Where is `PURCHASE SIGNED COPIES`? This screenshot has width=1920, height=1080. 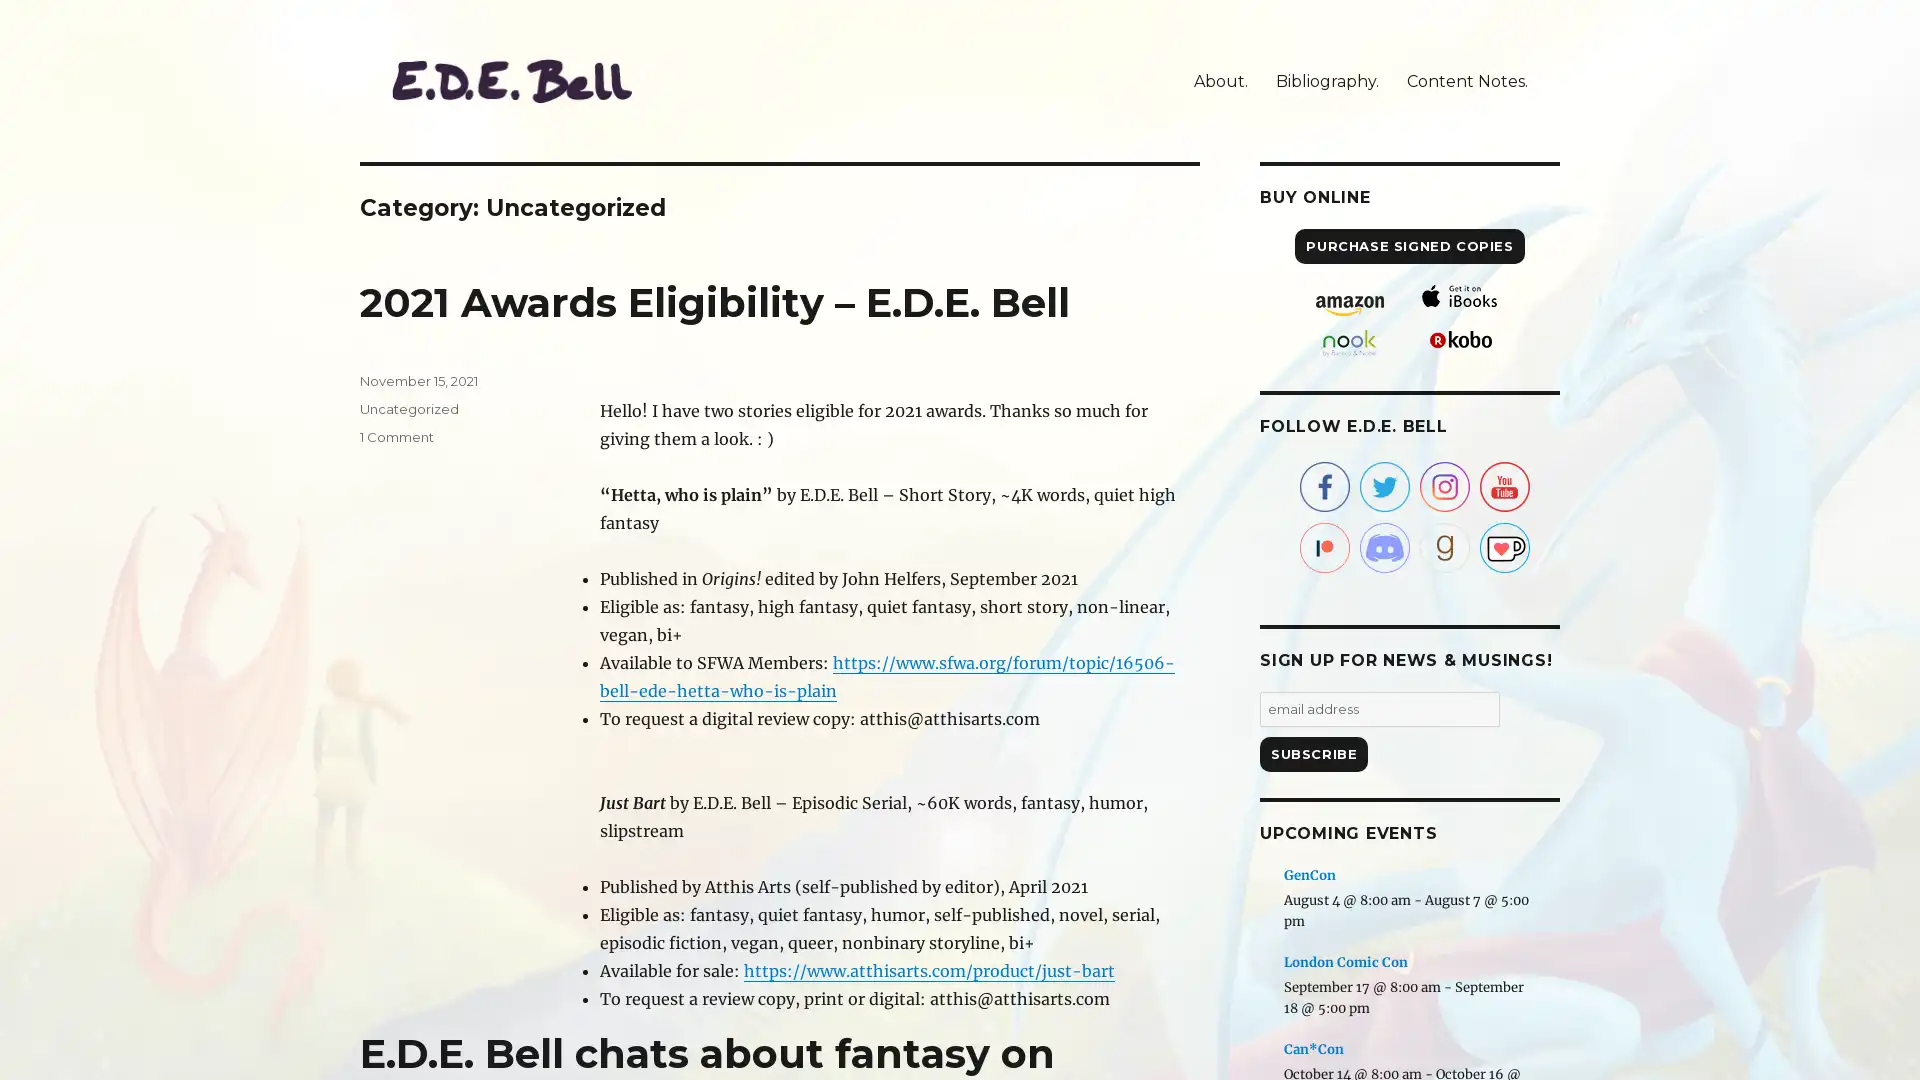
PURCHASE SIGNED COPIES is located at coordinates (1408, 245).